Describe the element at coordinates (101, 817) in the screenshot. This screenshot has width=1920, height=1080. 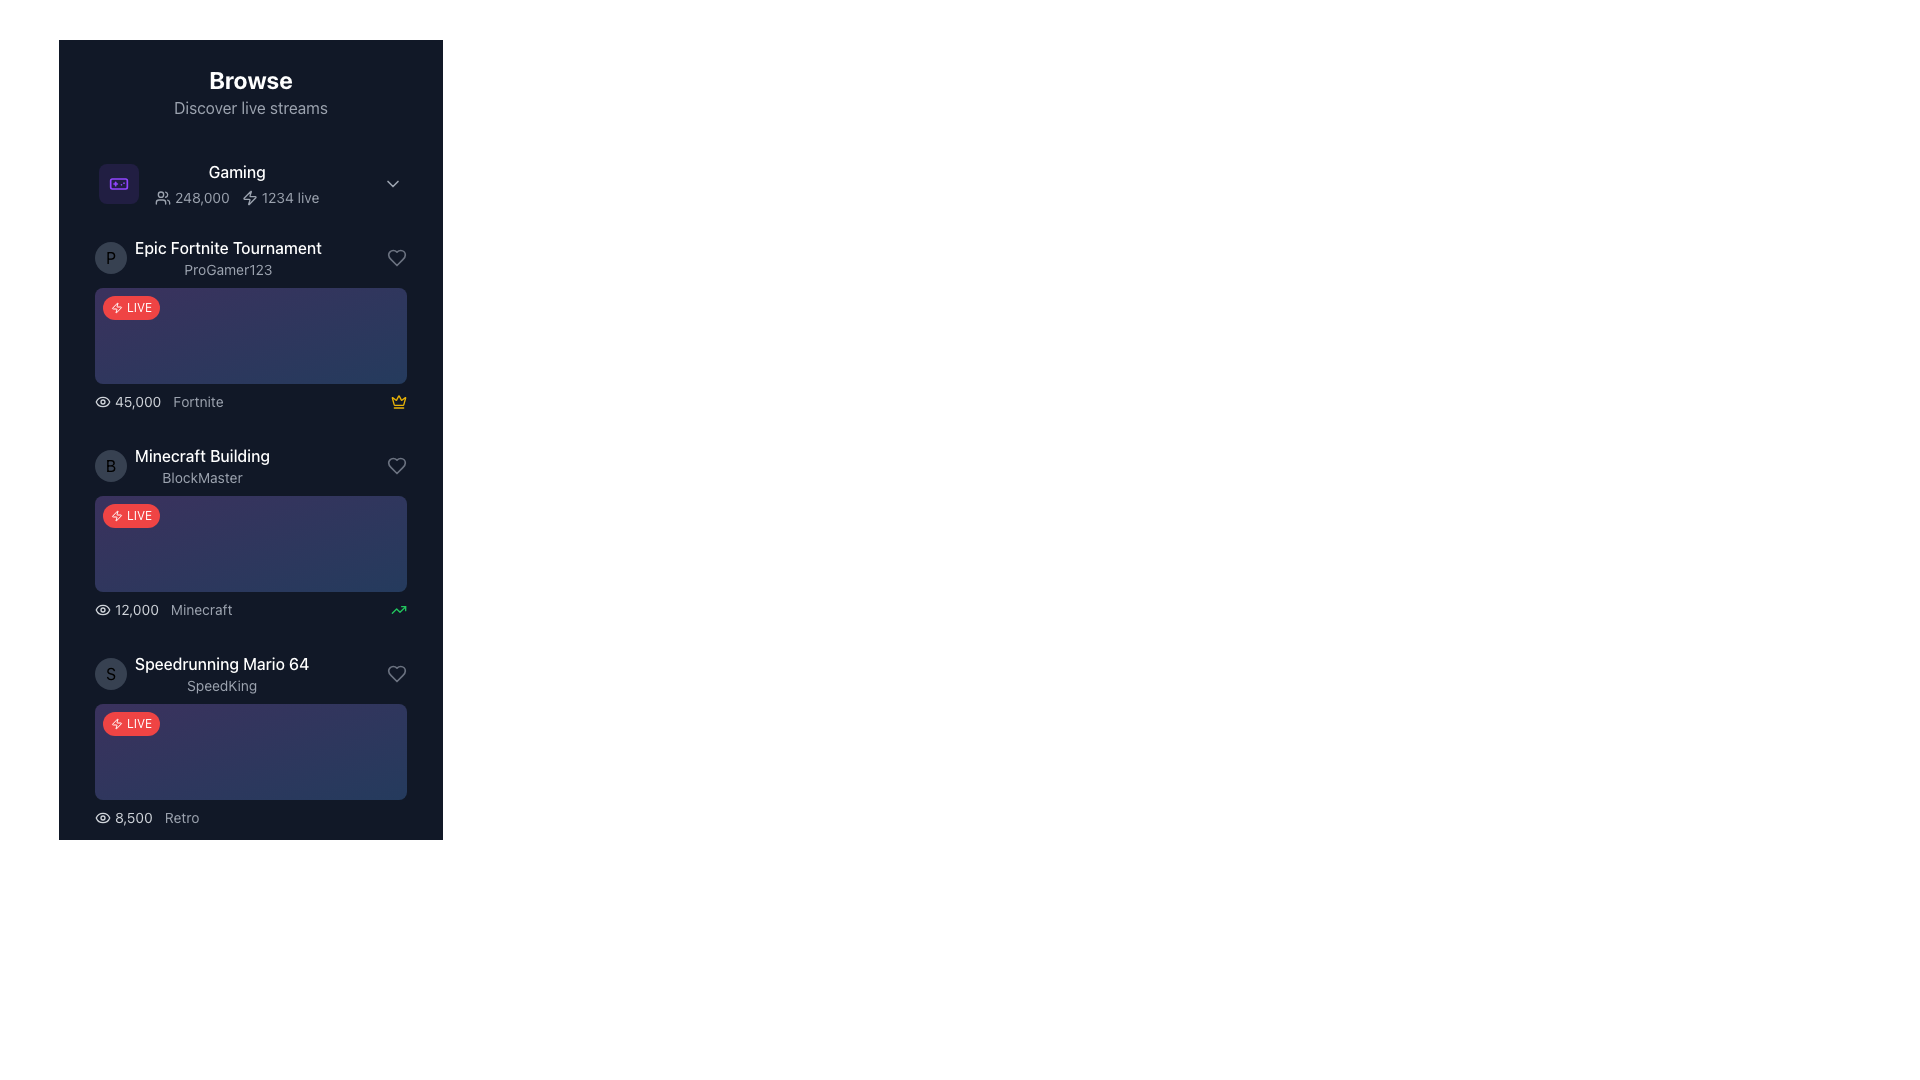
I see `the SVG element resembling an eye-like figure, which is part of a composite visual icon located next to the text 'Minecraft Building' and the username 'BlockMaster'` at that location.